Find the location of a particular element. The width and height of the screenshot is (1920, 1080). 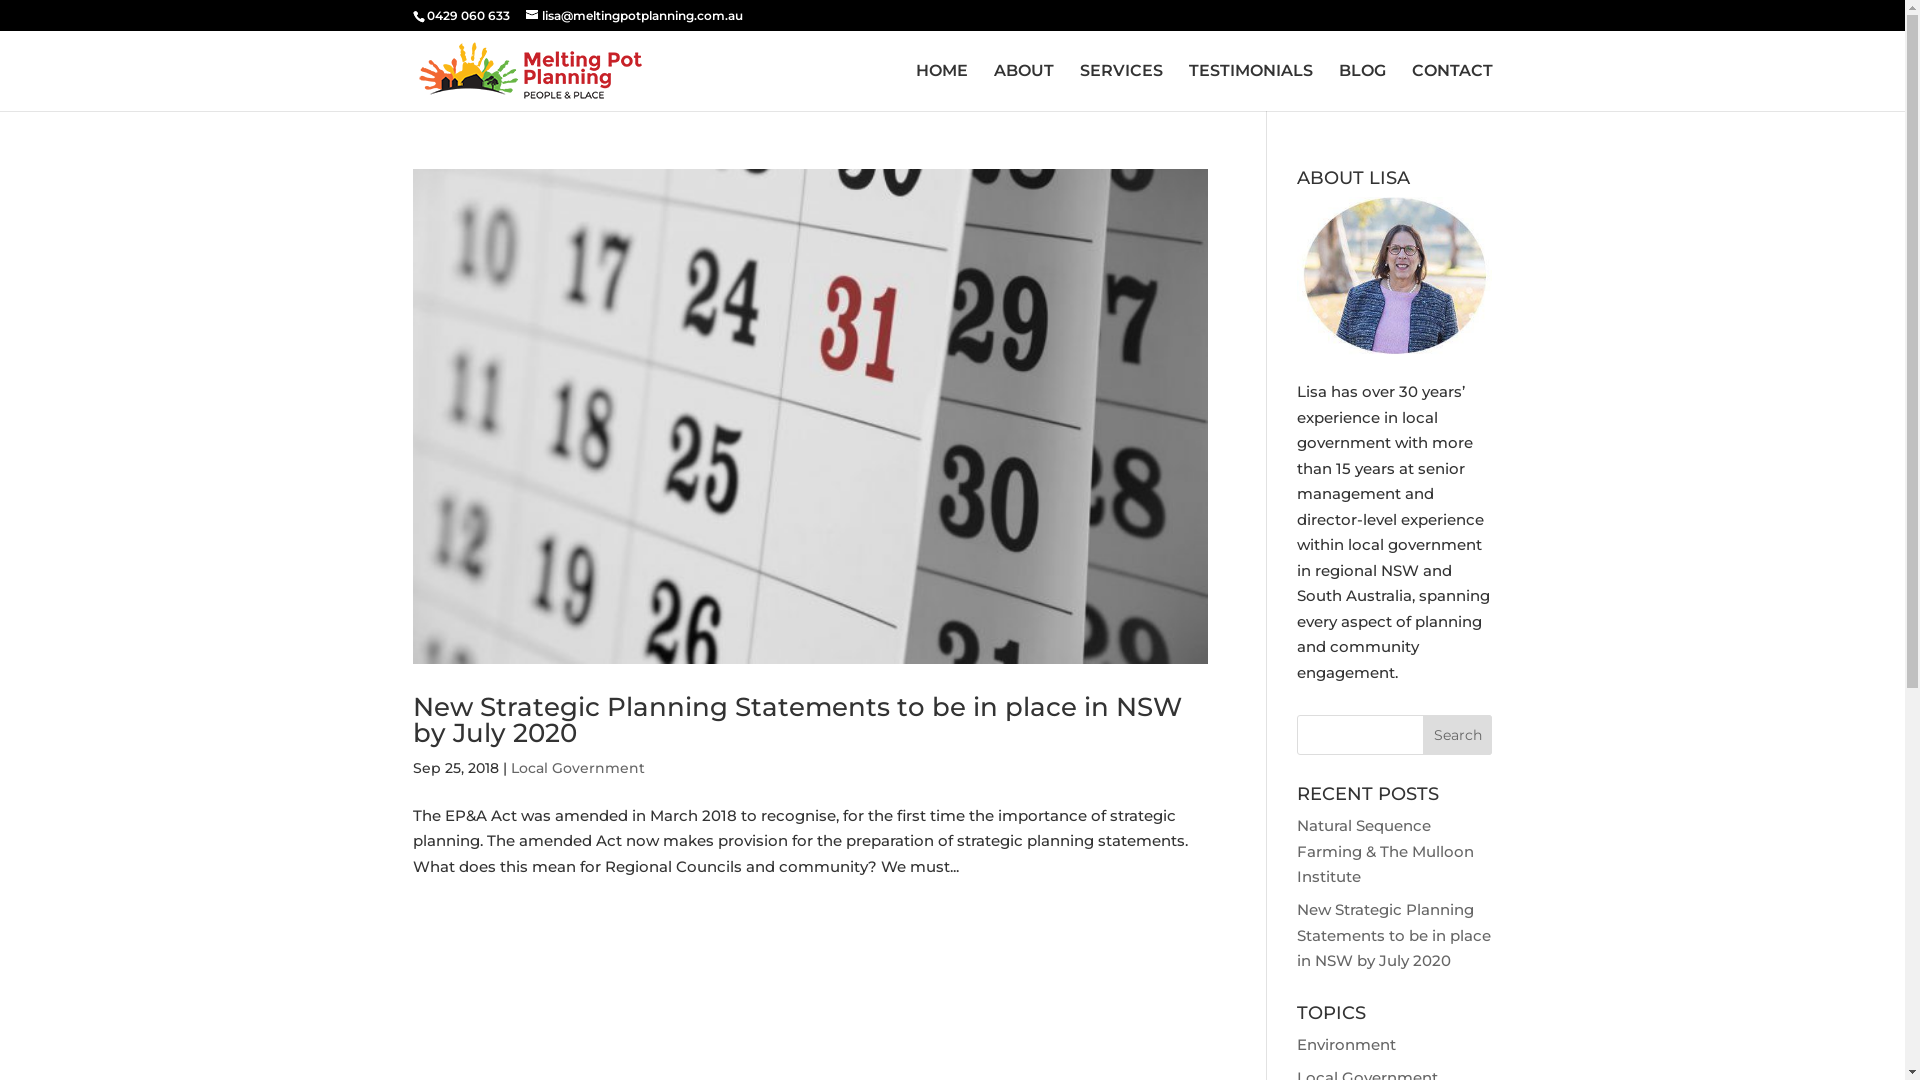

'TESTIMONIALS' is located at coordinates (1248, 86).